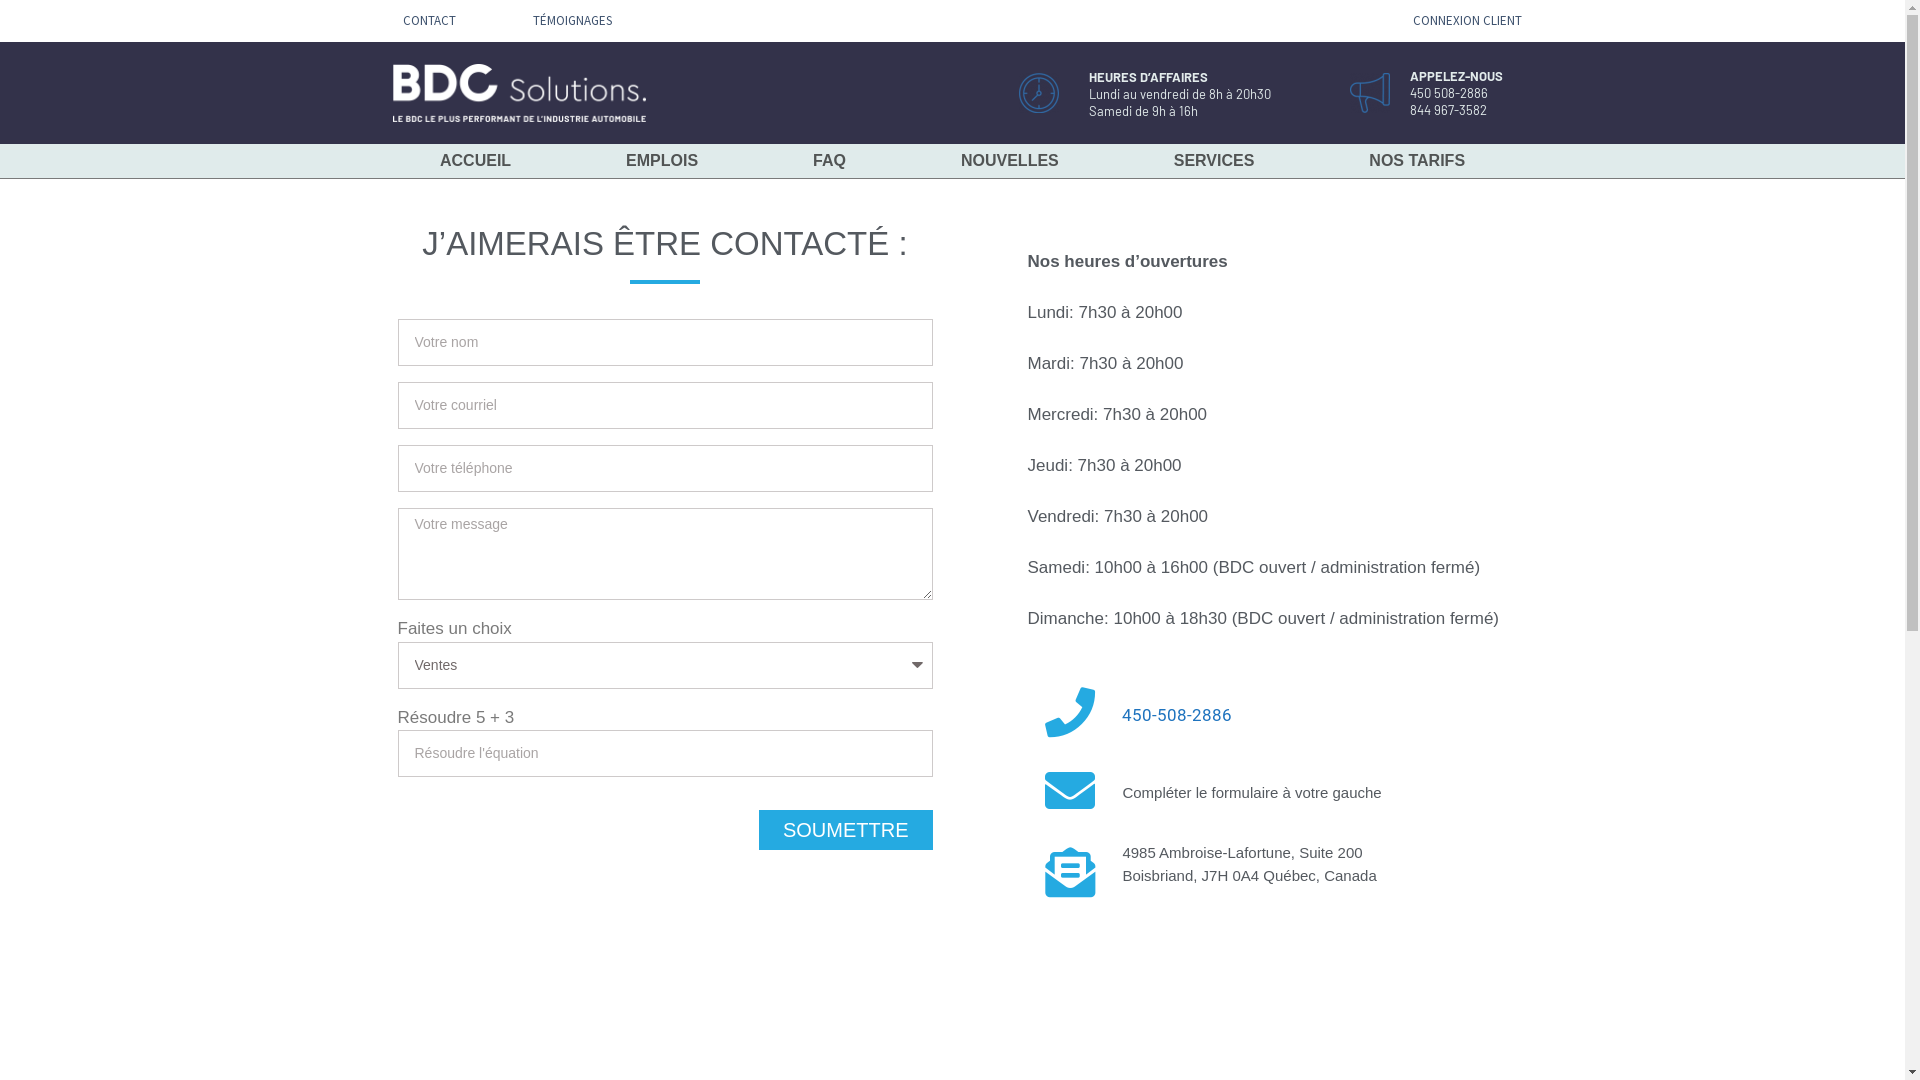  What do you see at coordinates (845, 829) in the screenshot?
I see `'SOUMETTRE'` at bounding box center [845, 829].